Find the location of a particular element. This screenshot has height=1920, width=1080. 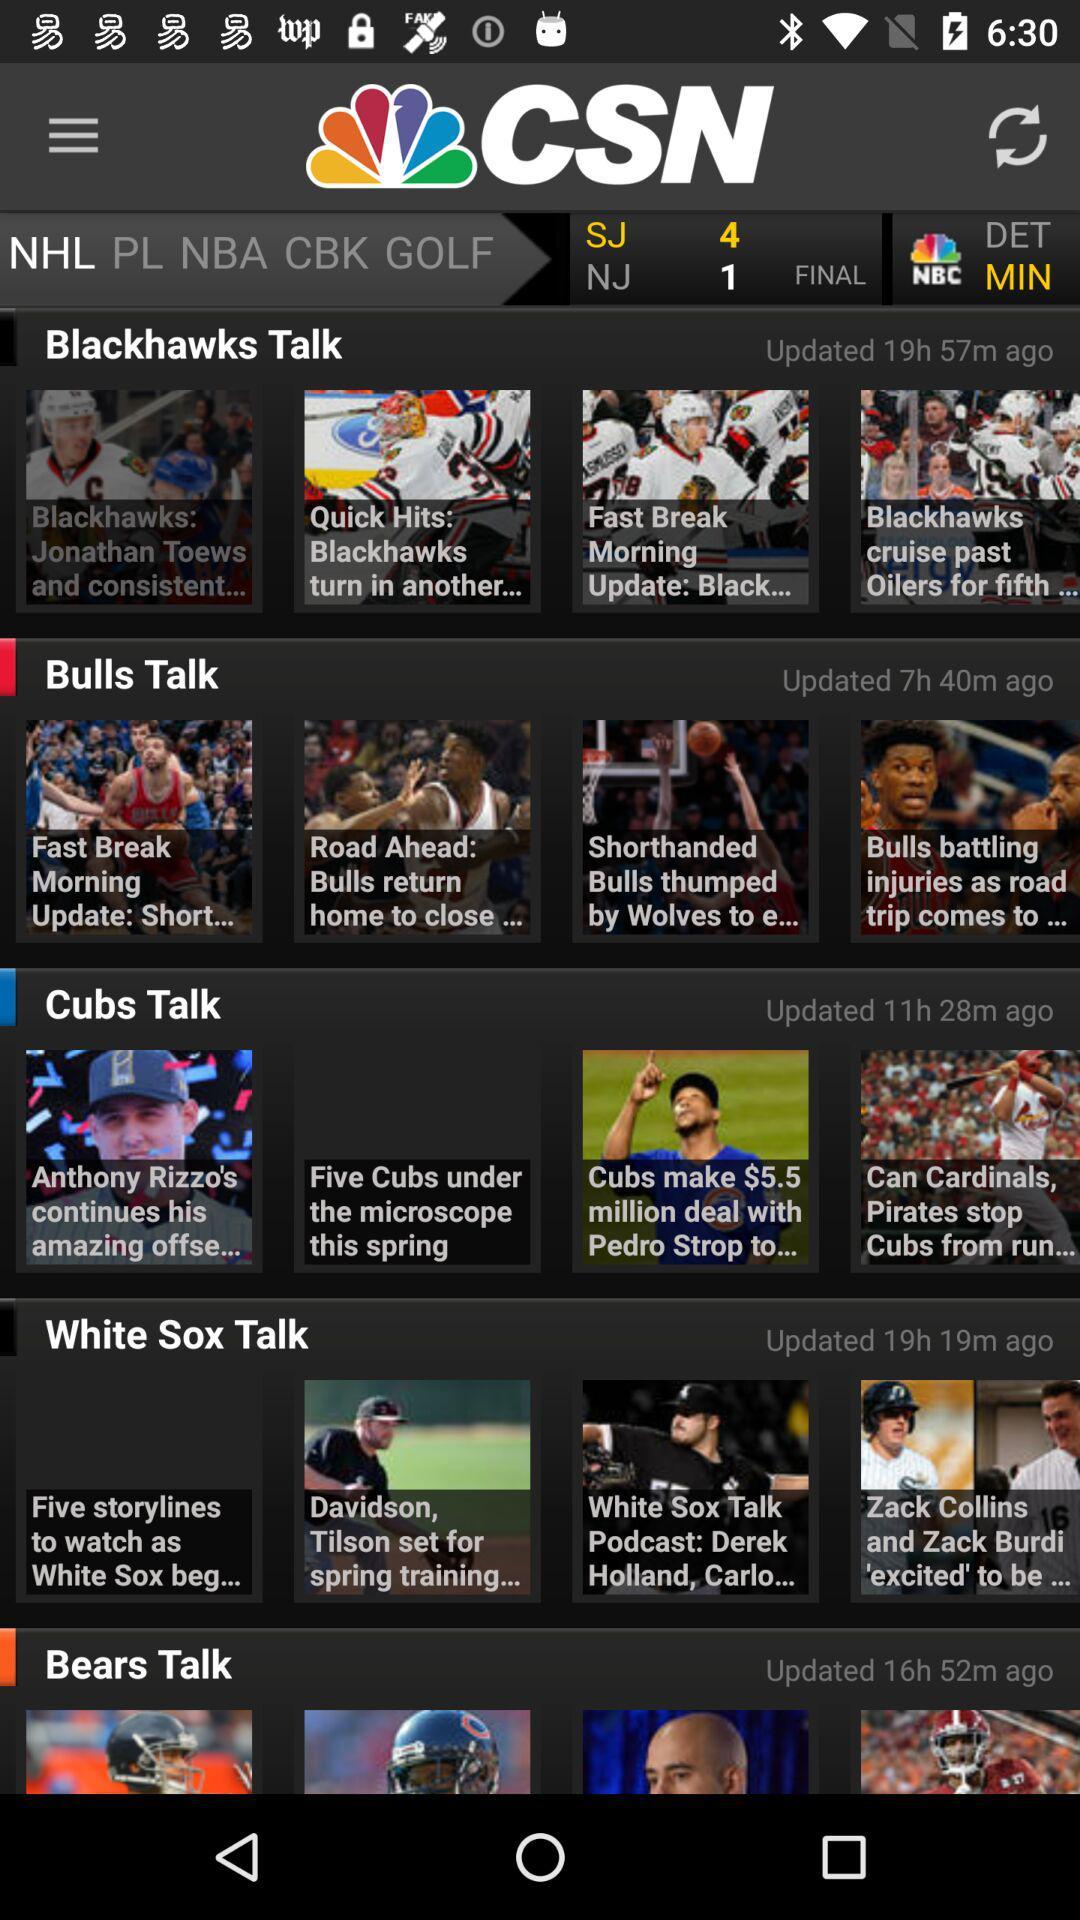

open scoreboard is located at coordinates (540, 258).